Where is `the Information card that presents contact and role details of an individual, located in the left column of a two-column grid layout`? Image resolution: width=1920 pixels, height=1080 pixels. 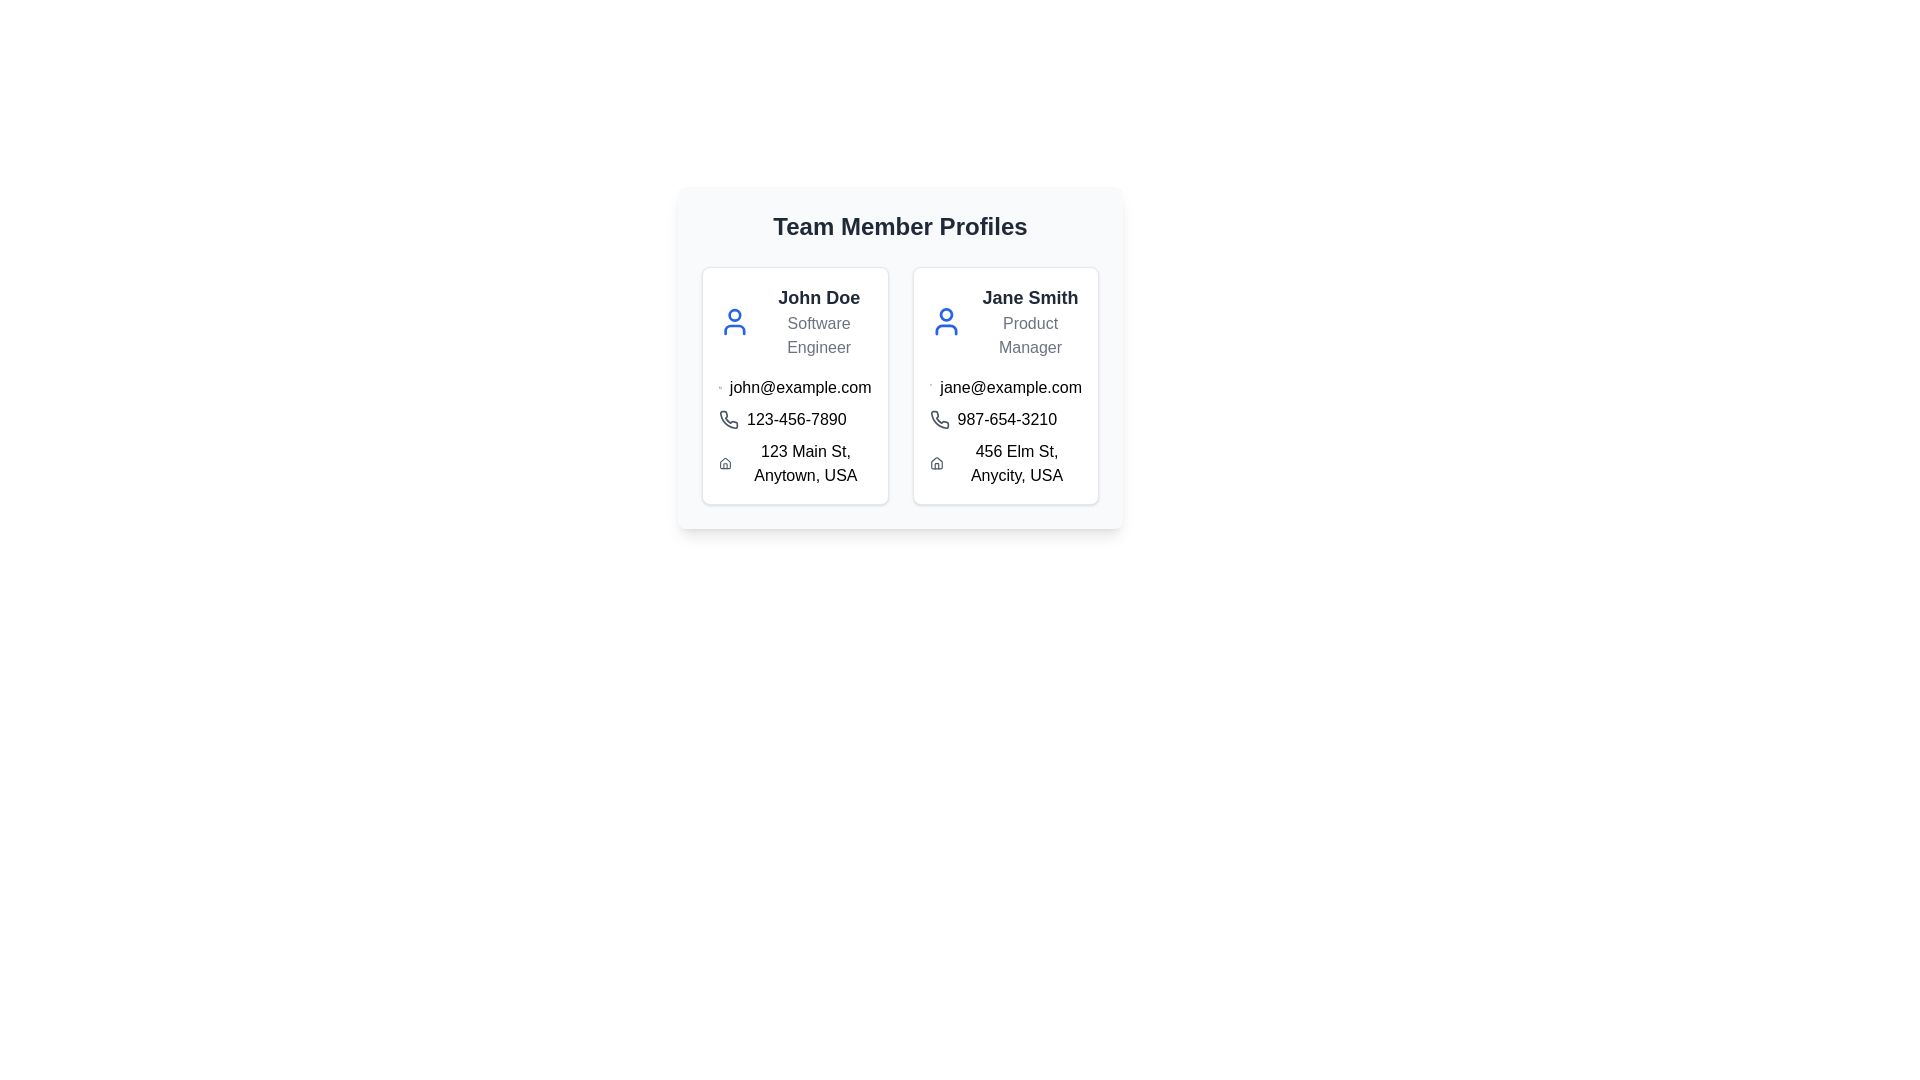
the Information card that presents contact and role details of an individual, located in the left column of a two-column grid layout is located at coordinates (794, 385).